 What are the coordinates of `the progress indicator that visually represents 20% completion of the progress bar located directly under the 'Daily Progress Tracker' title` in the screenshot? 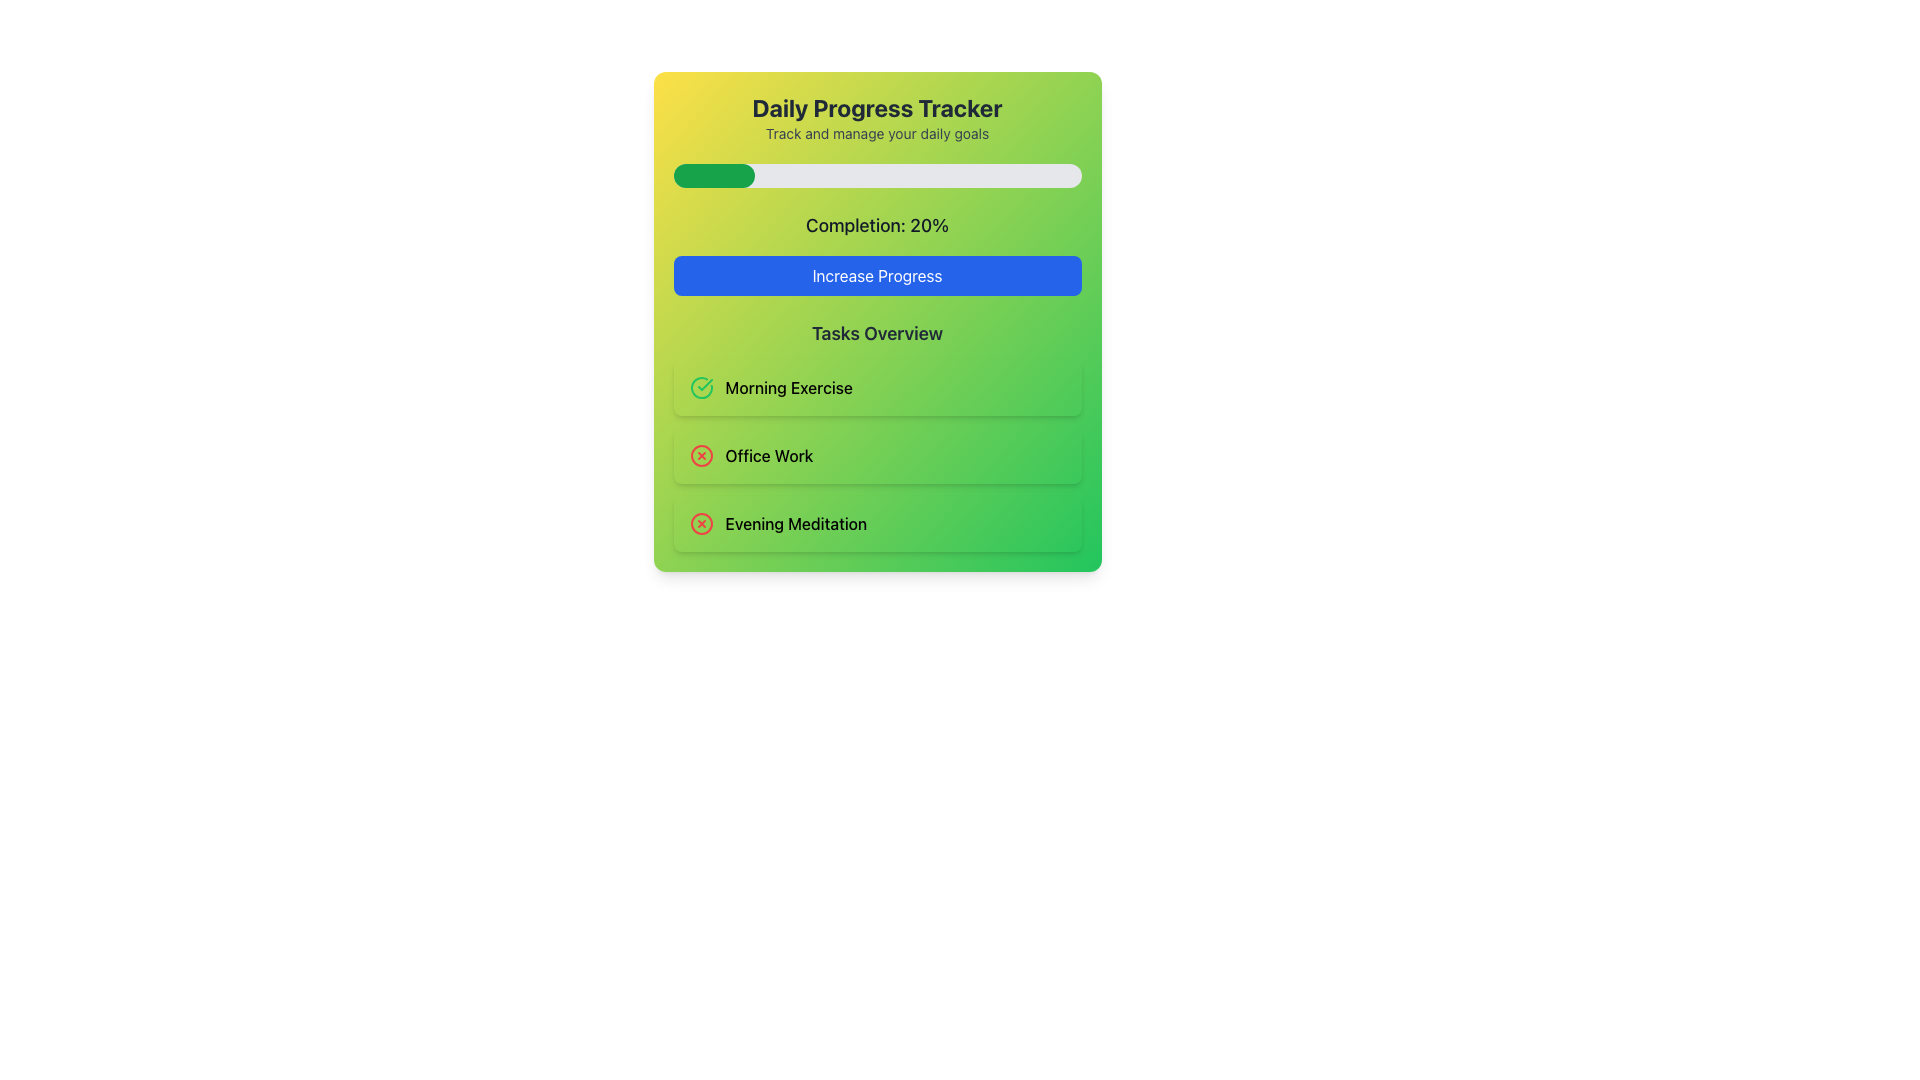 It's located at (714, 175).